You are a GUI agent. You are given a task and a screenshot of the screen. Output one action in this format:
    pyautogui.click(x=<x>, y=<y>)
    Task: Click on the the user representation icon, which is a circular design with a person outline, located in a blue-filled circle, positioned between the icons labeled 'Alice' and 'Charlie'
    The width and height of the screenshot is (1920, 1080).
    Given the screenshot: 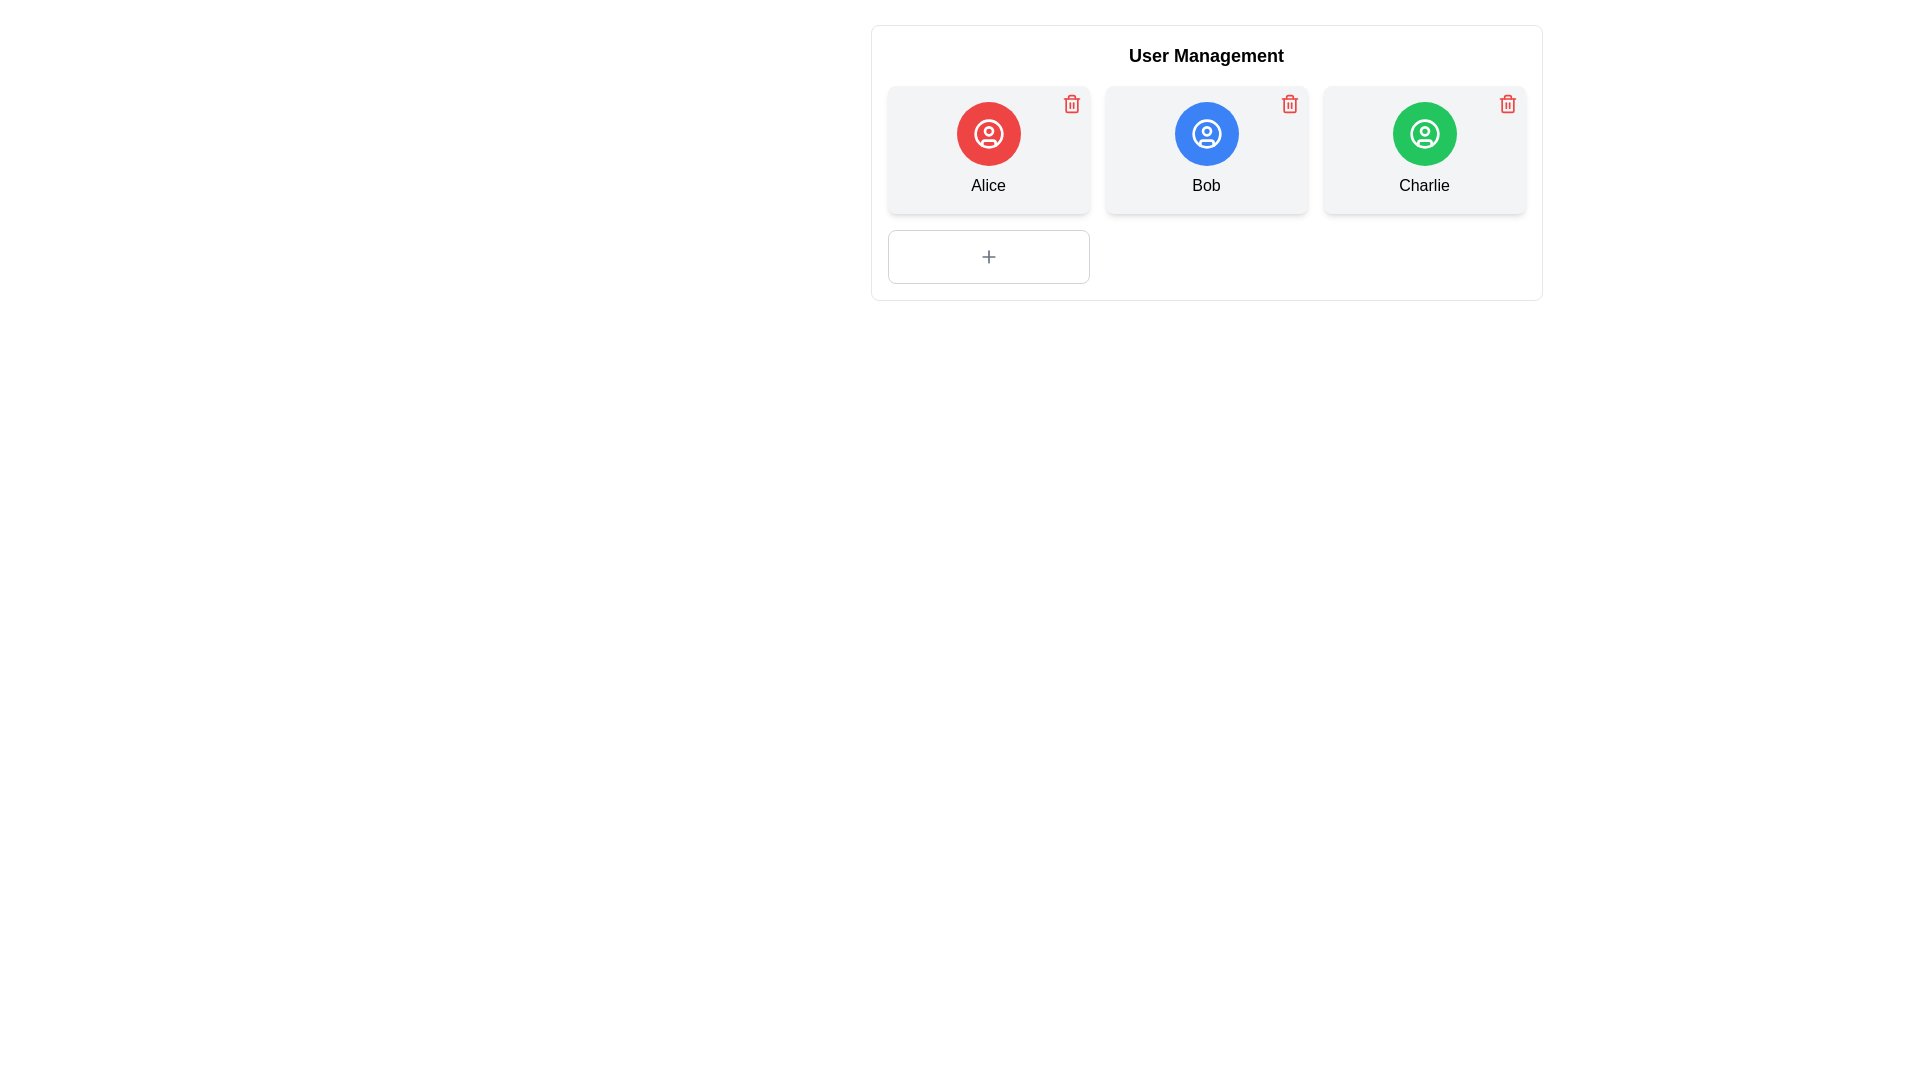 What is the action you would take?
    pyautogui.click(x=1205, y=134)
    